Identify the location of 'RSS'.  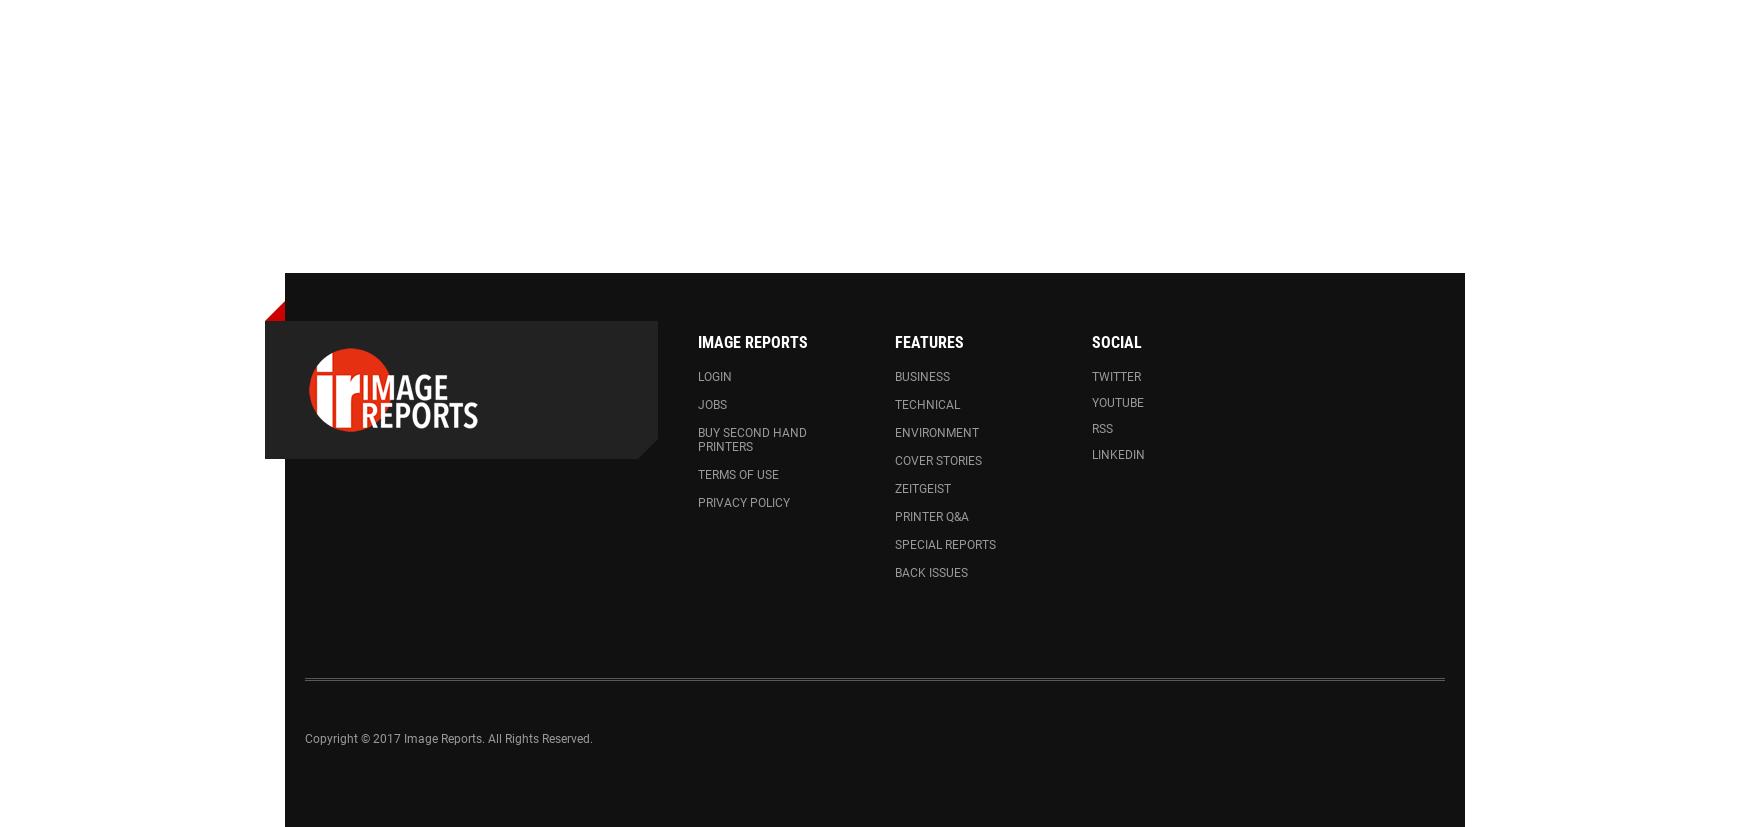
(1101, 427).